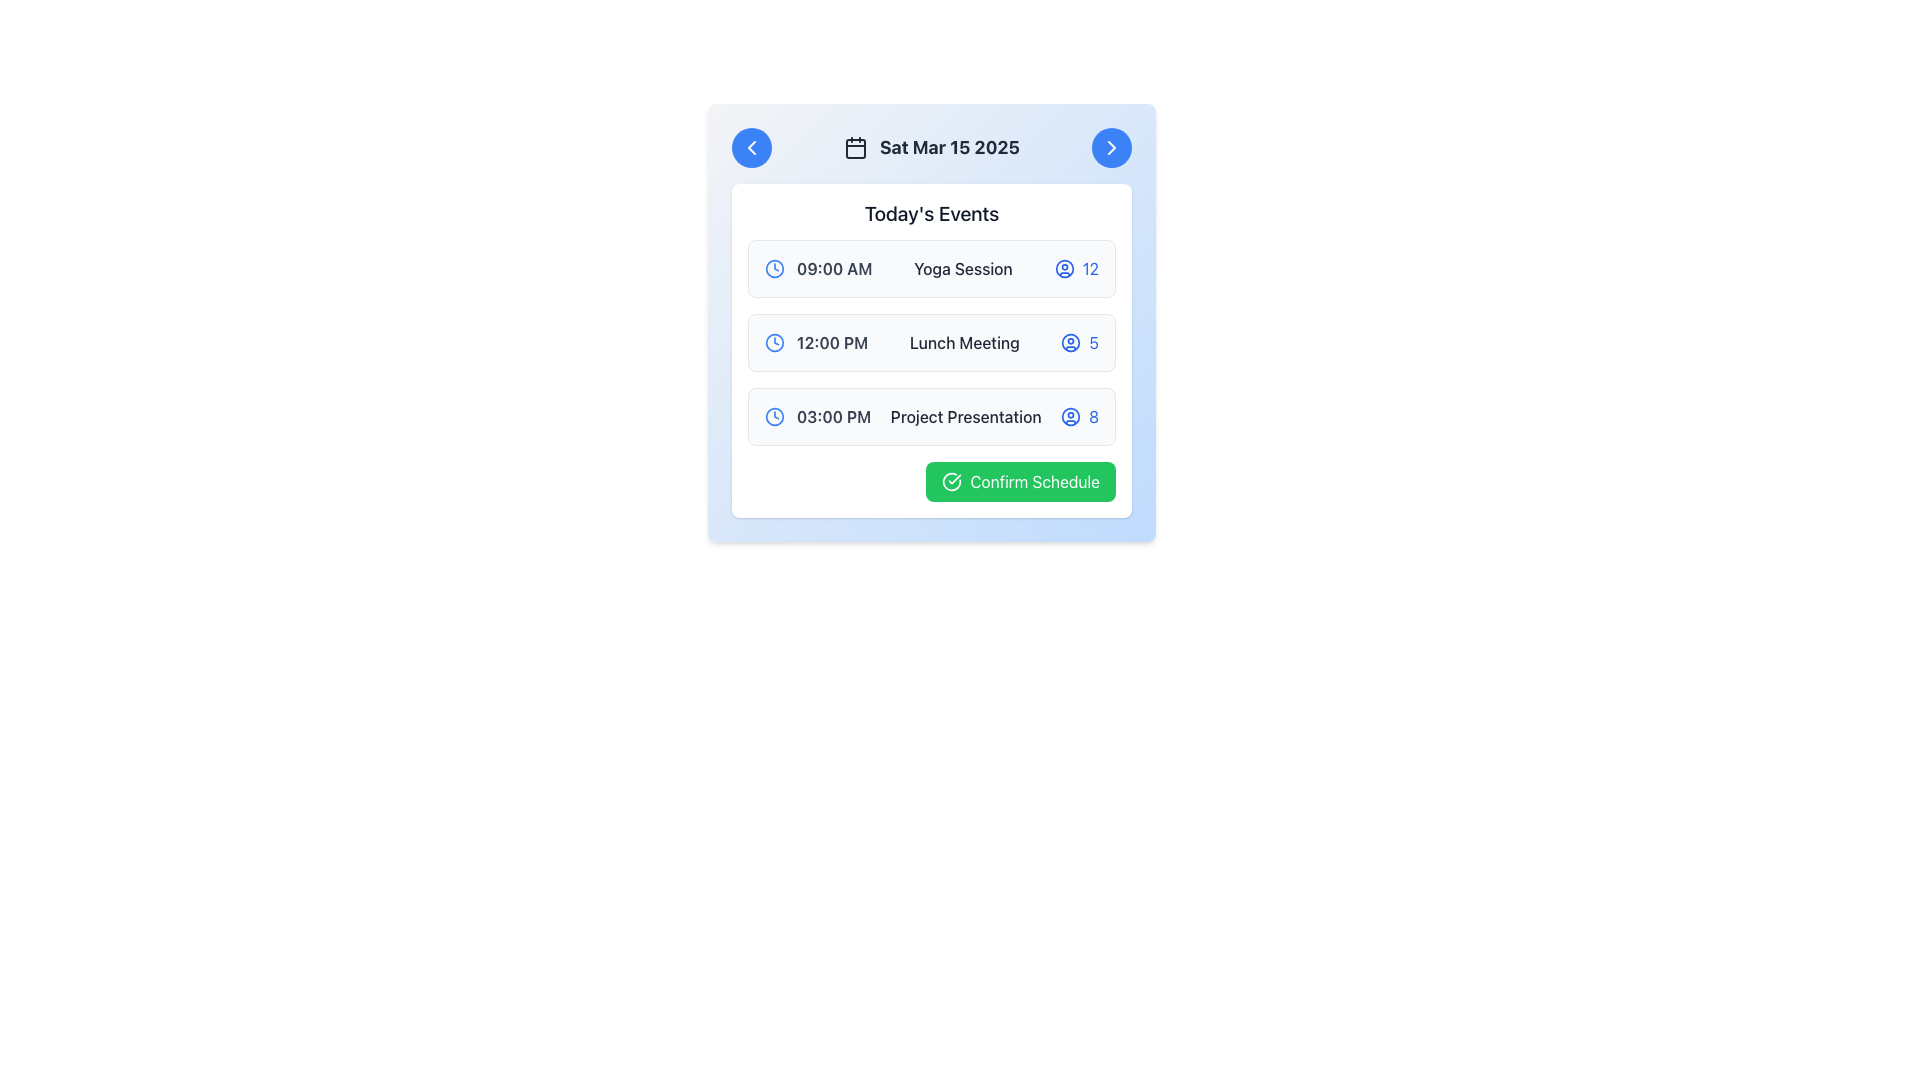 This screenshot has width=1920, height=1080. Describe the element at coordinates (1111, 146) in the screenshot. I see `the rightward chevron icon embedded inside the circular button in the top-right corner of the card interface` at that location.